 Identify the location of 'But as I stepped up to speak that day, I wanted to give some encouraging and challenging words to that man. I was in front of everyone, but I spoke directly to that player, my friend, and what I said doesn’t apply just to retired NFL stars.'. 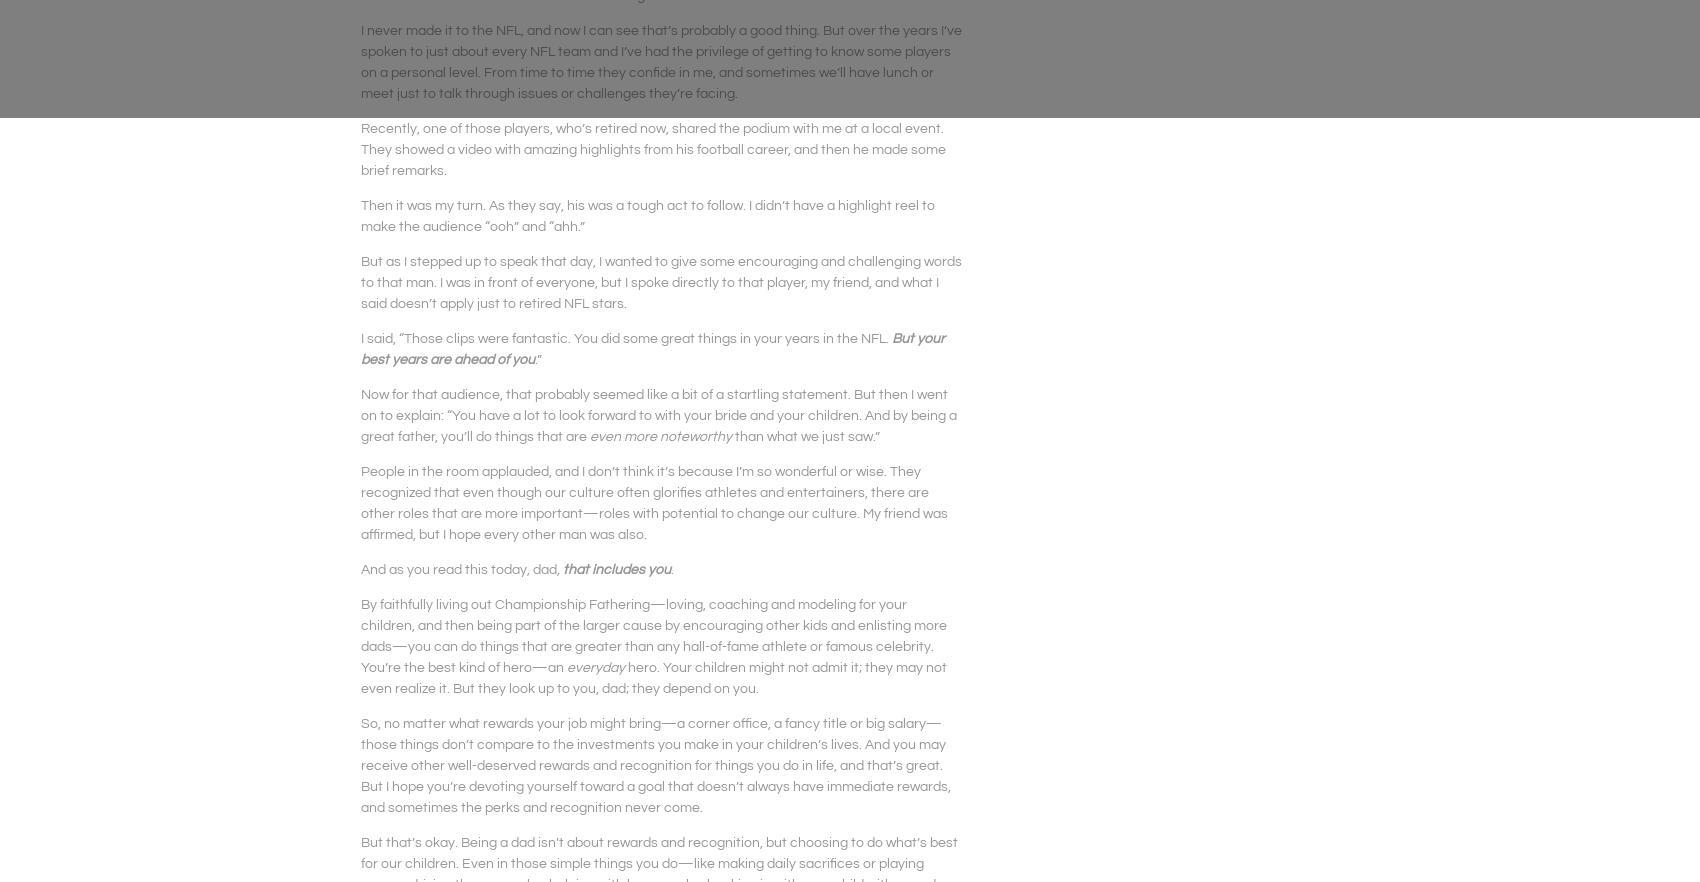
(661, 281).